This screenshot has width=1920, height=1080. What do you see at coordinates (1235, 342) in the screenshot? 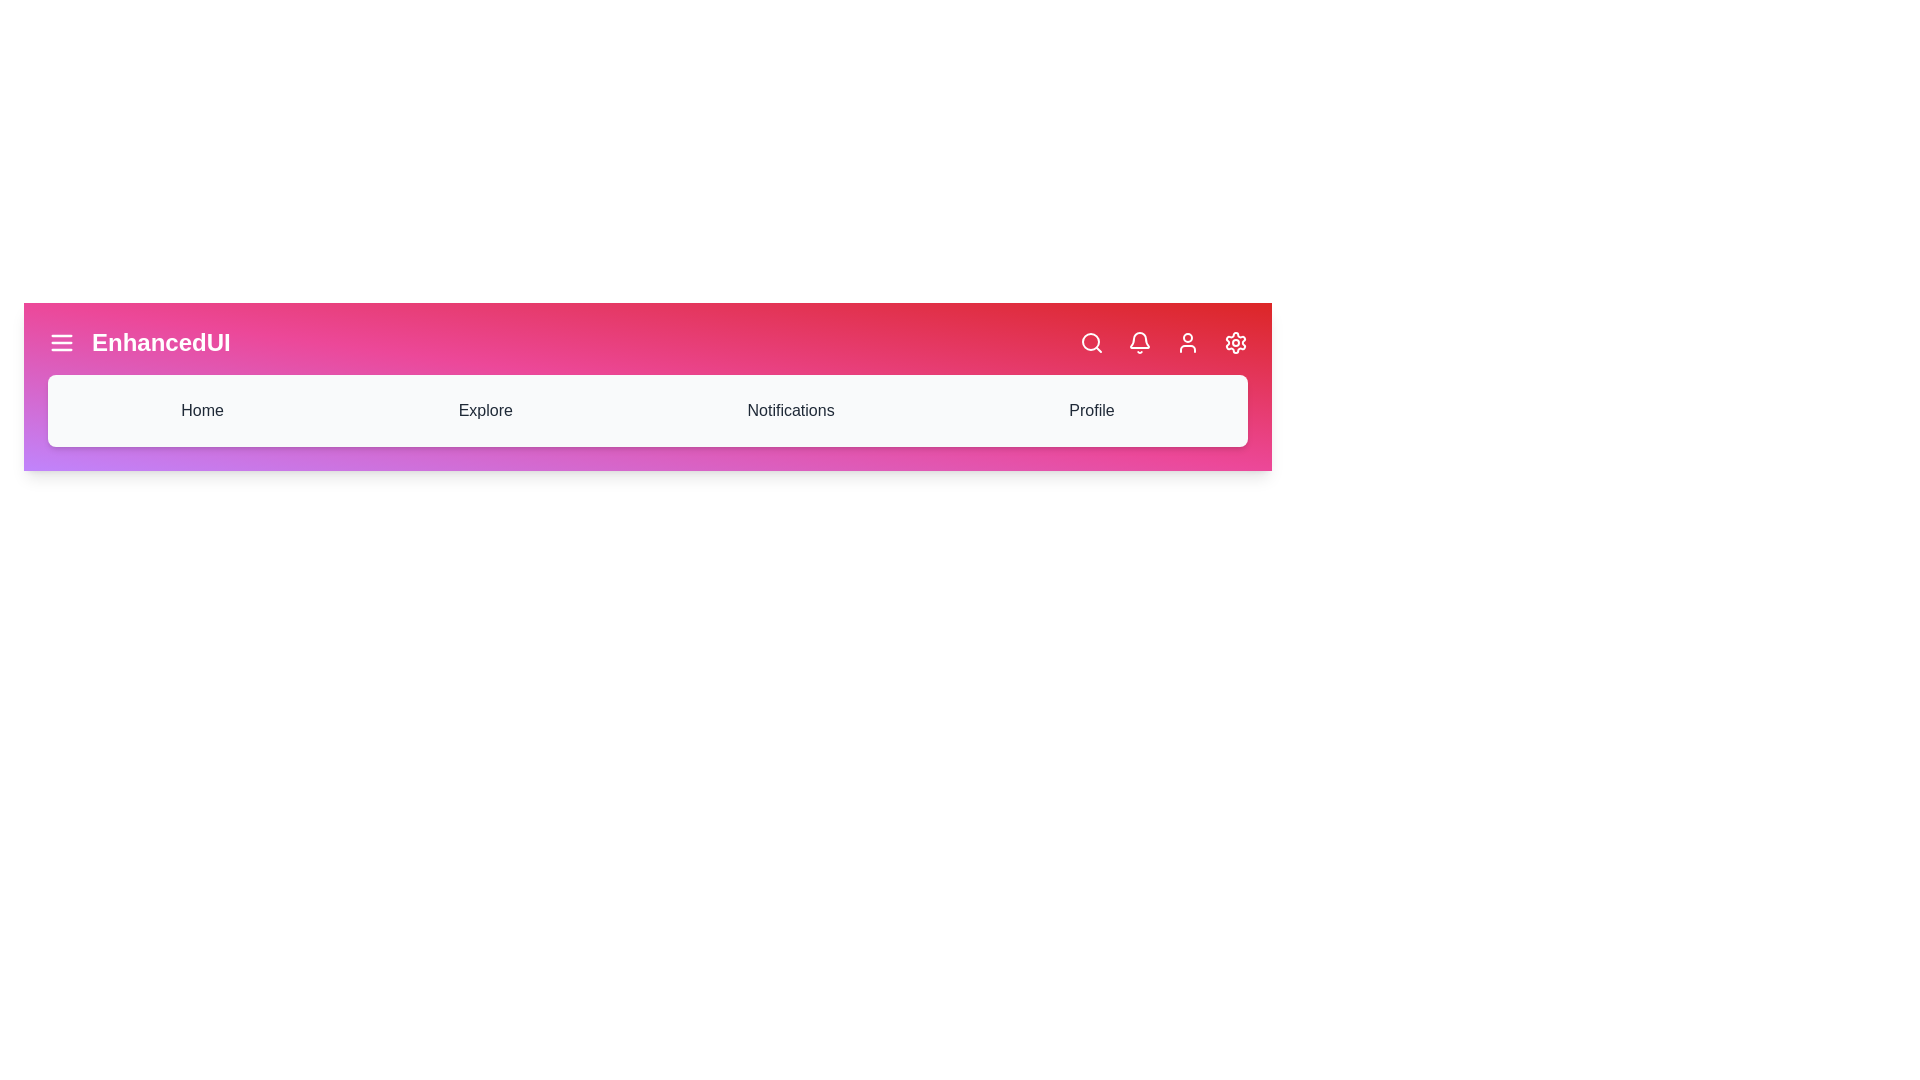
I see `the settings icon to open the settings menu` at bounding box center [1235, 342].